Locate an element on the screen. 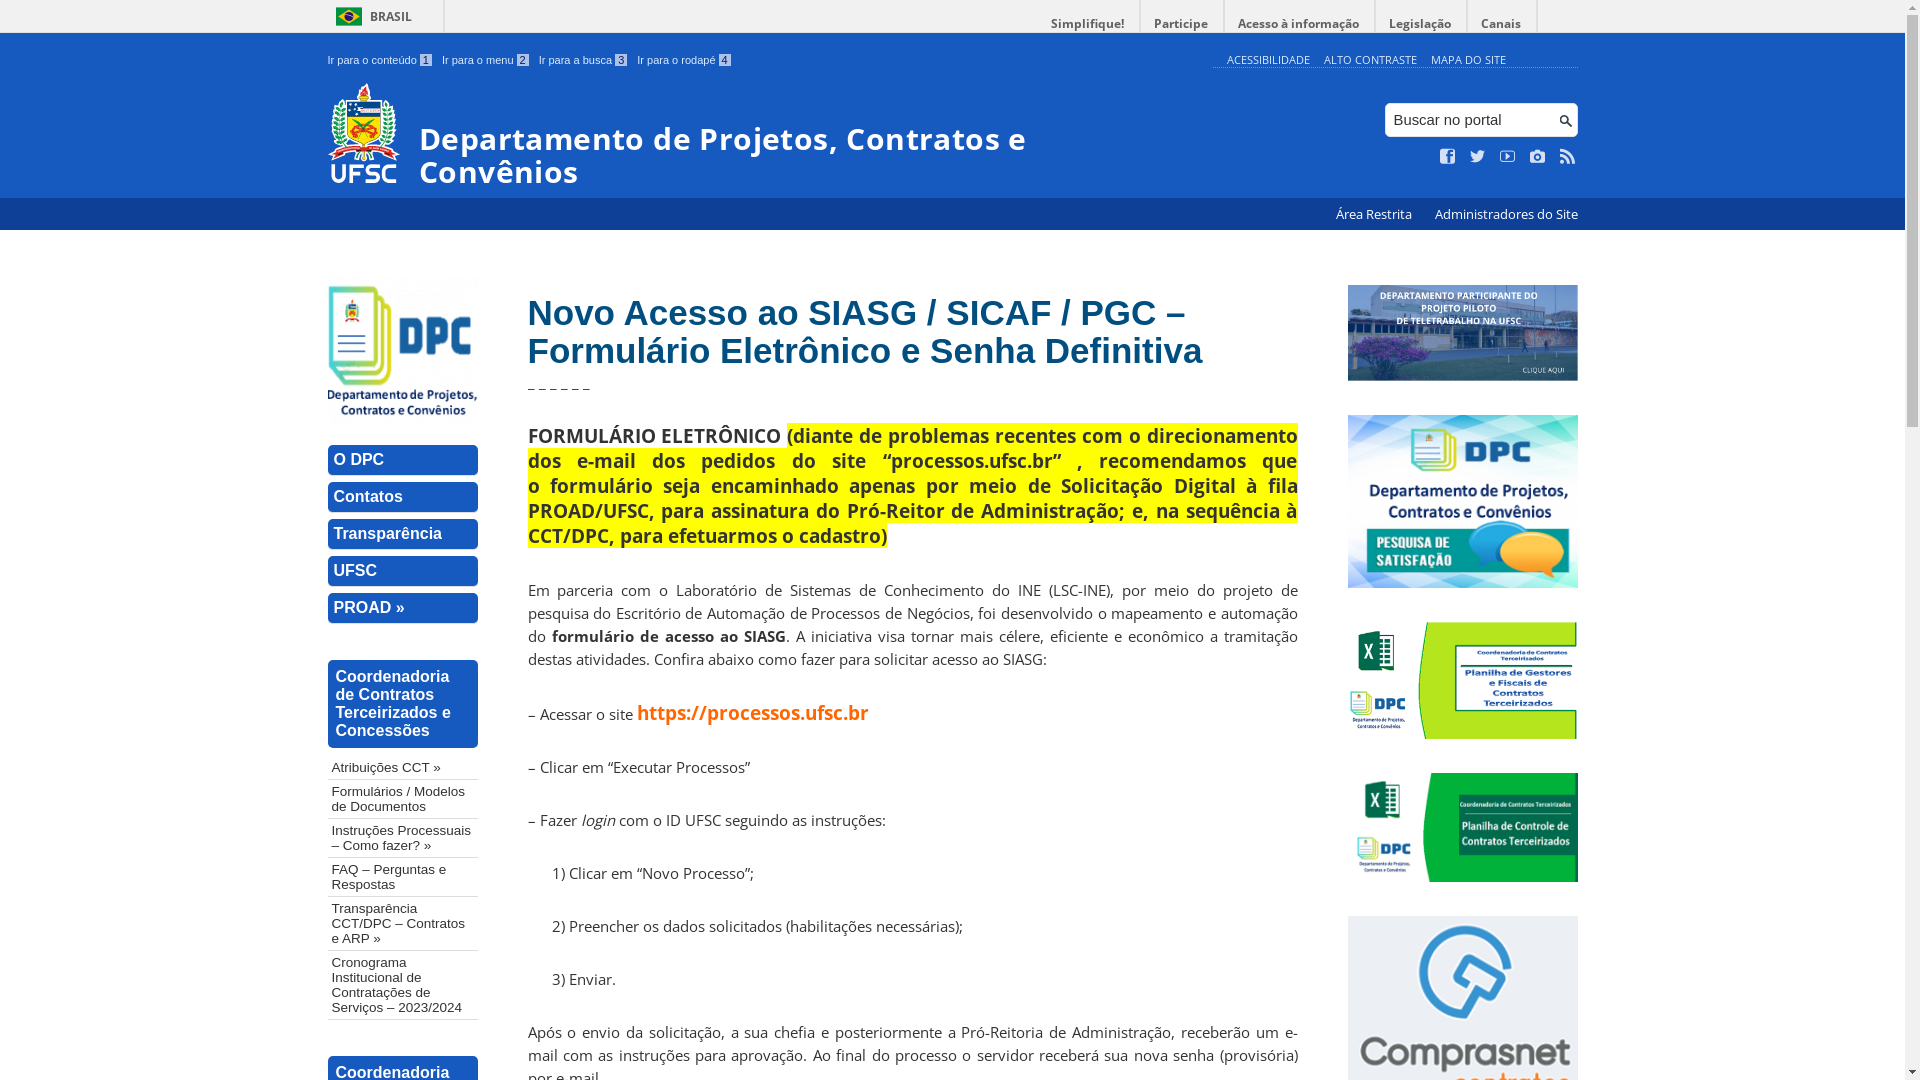 The width and height of the screenshot is (1920, 1080). 'Participe' is located at coordinates (1140, 23).